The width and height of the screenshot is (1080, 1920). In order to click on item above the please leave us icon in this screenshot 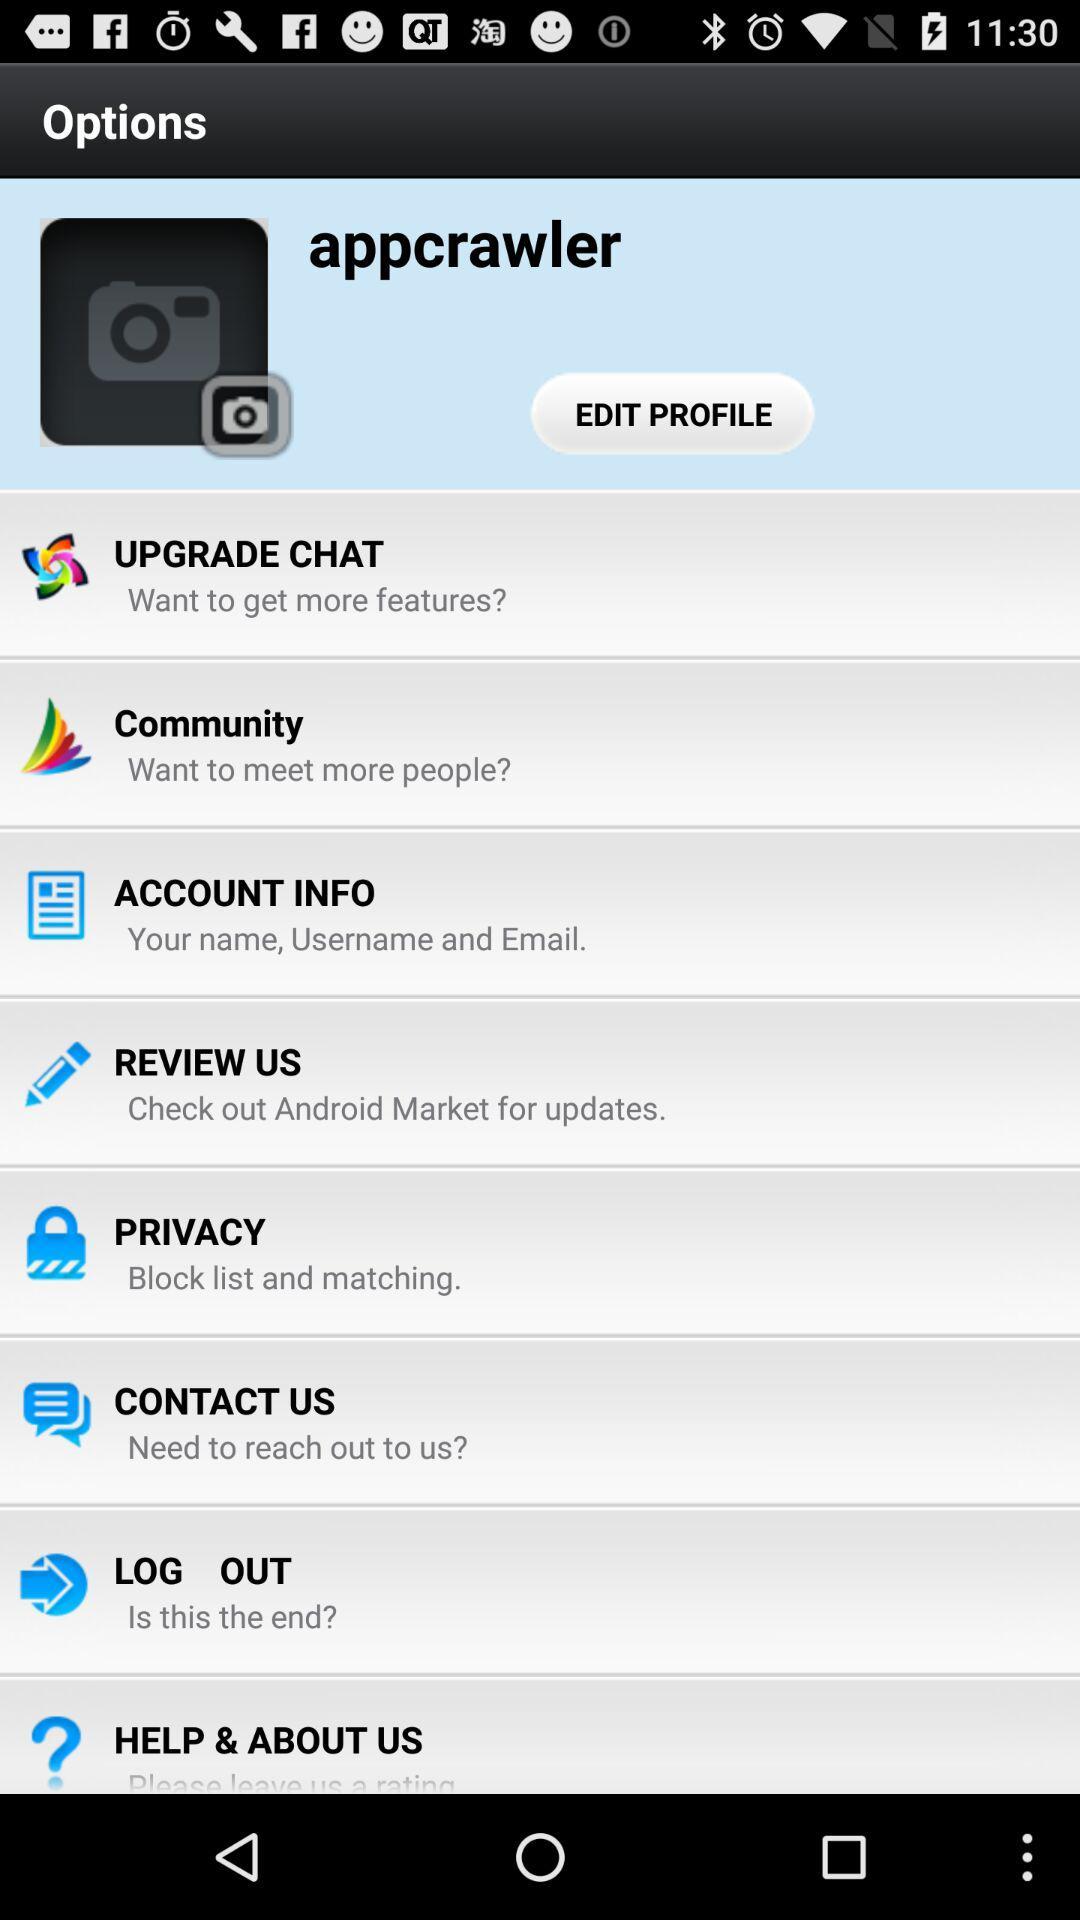, I will do `click(267, 1738)`.